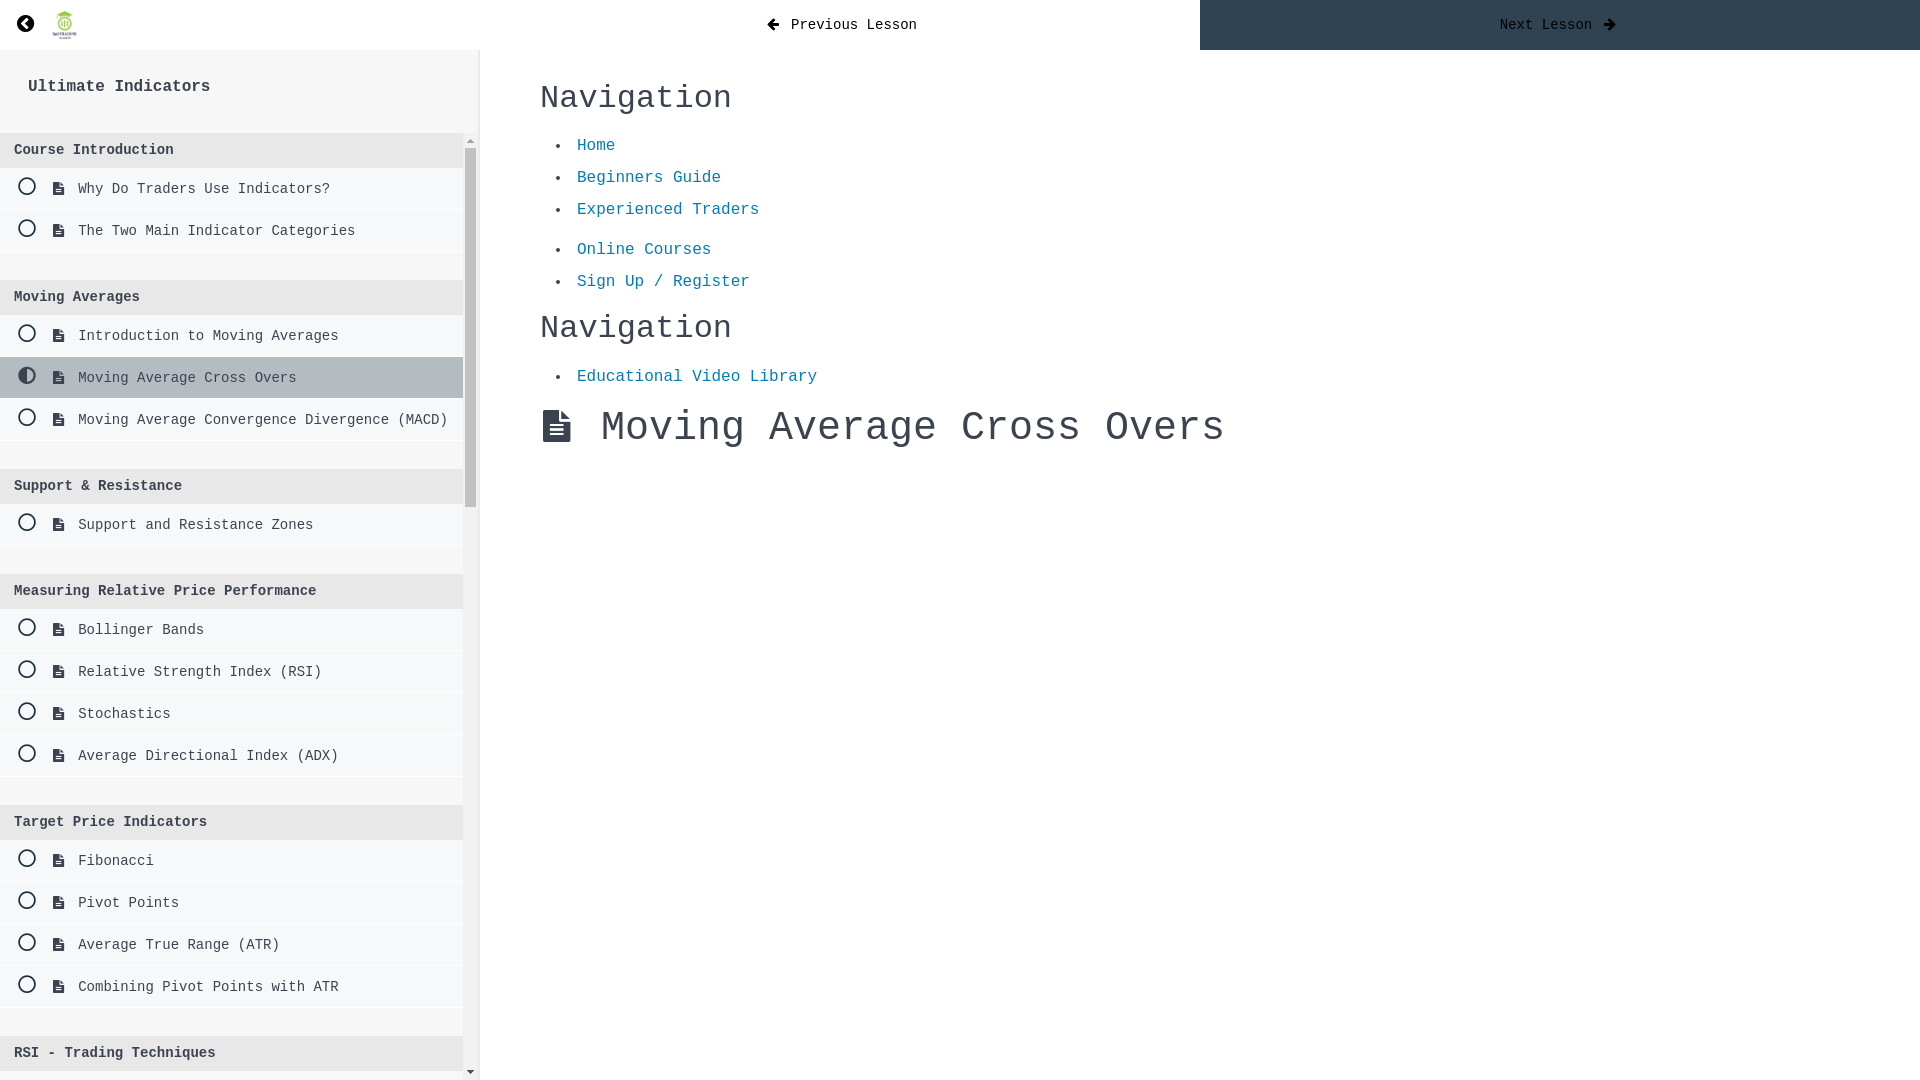 The height and width of the screenshot is (1080, 1920). Describe the element at coordinates (643, 249) in the screenshot. I see `'Online Courses'` at that location.